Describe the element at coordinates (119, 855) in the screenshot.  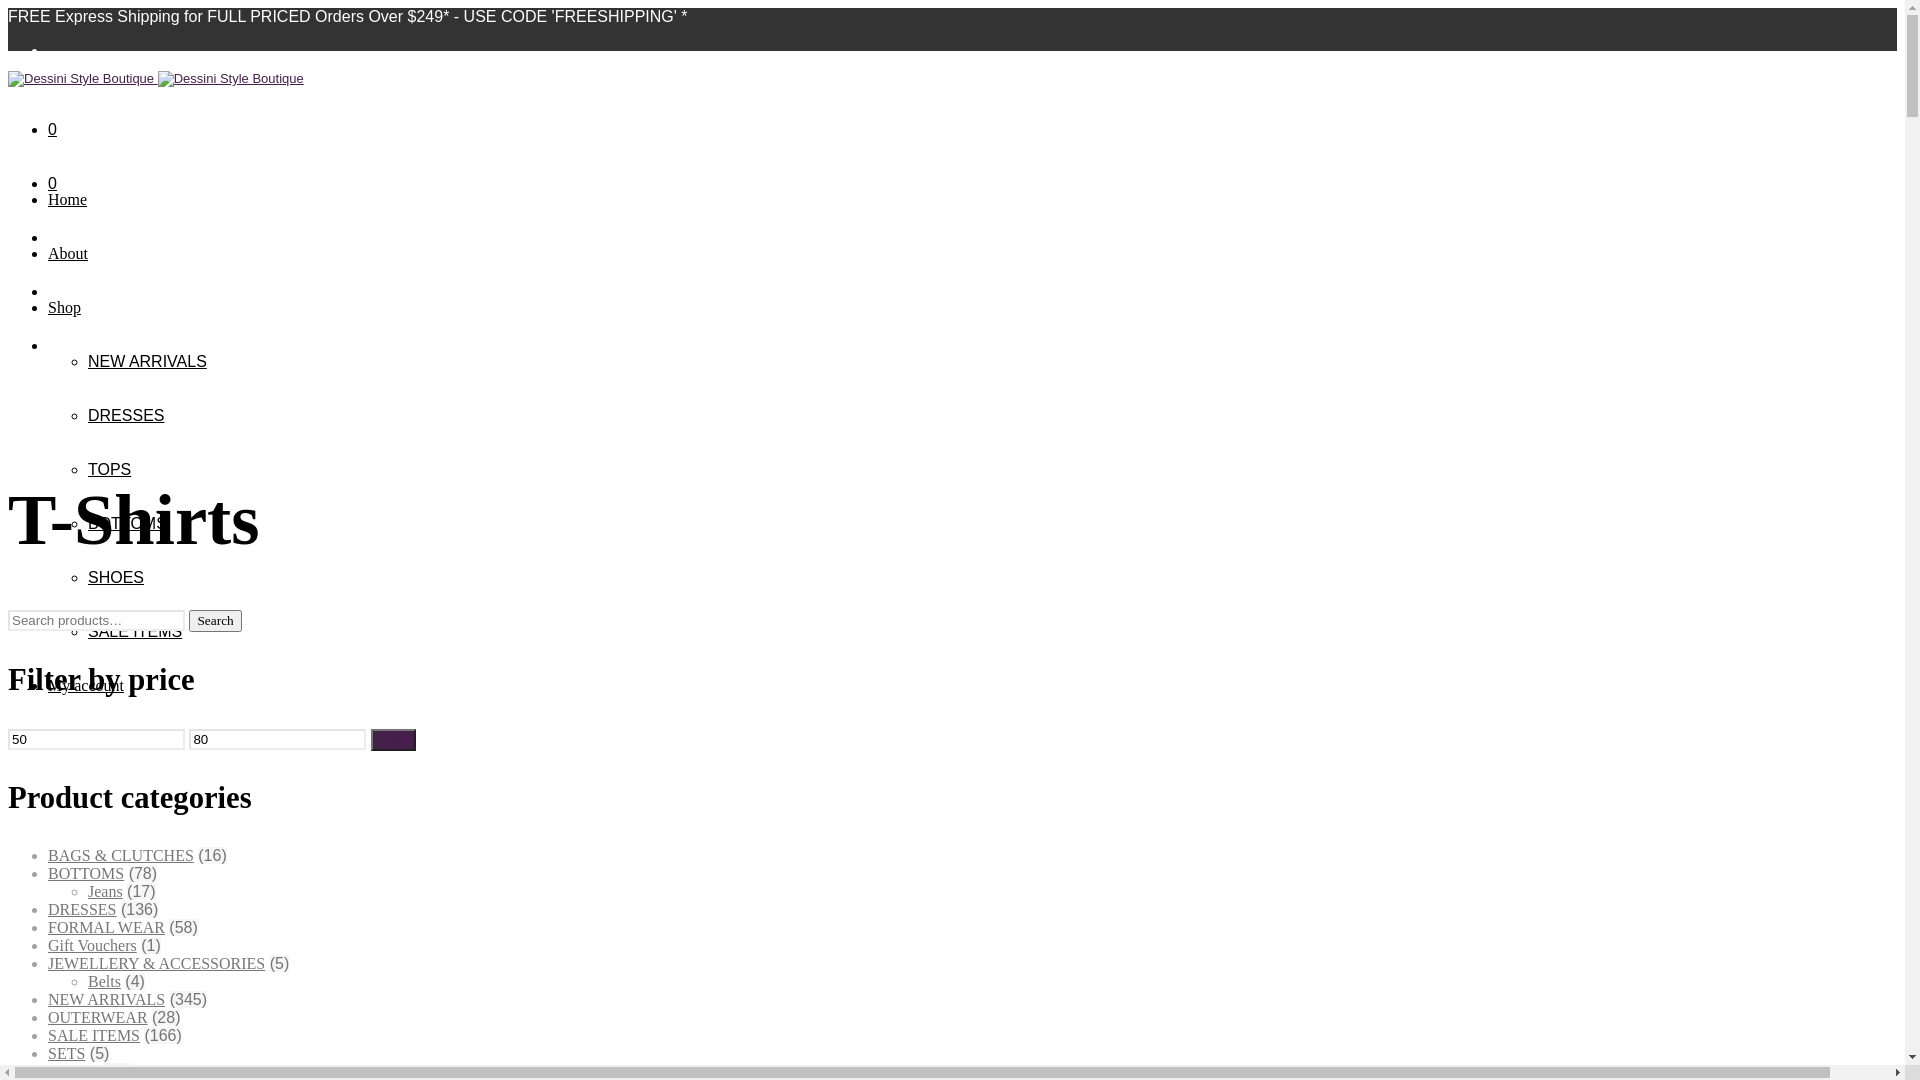
I see `'BAGS & CLUTCHES'` at that location.